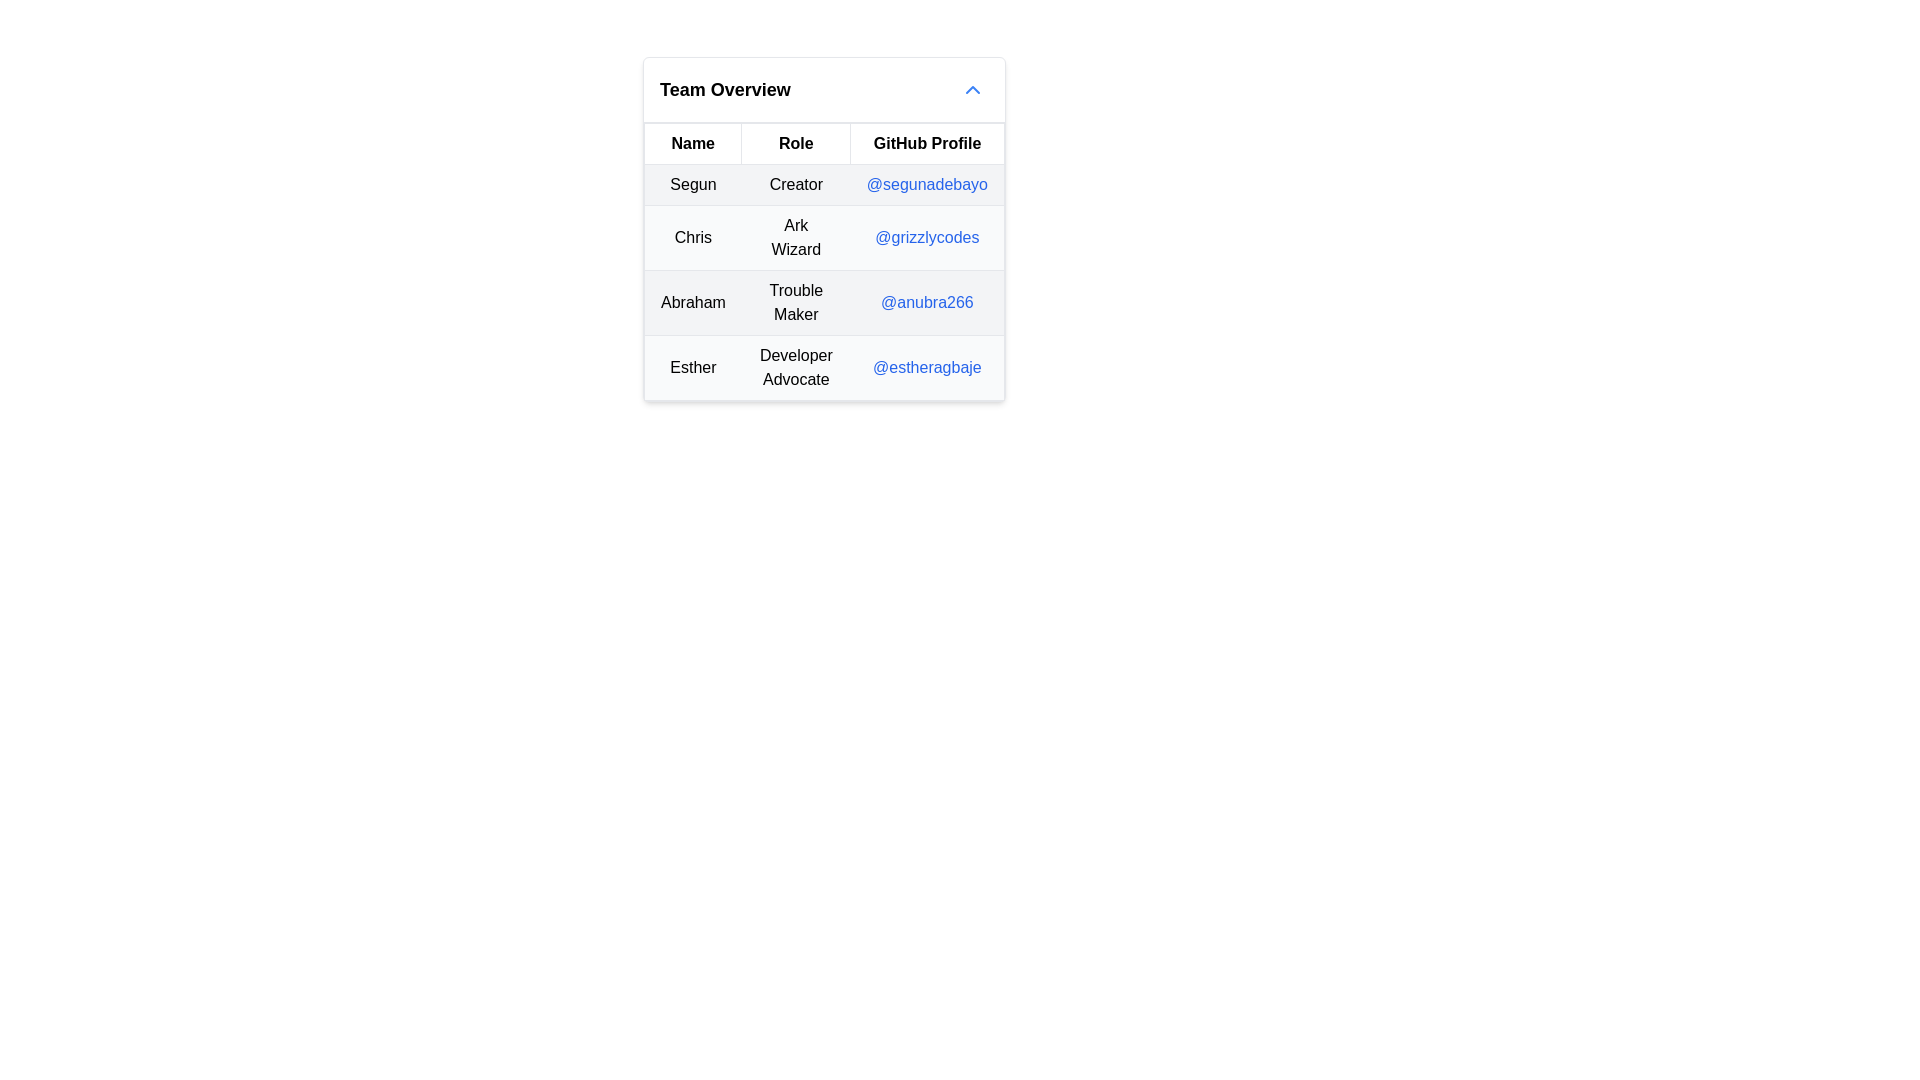  Describe the element at coordinates (693, 237) in the screenshot. I see `the static text label displaying the name of the team member 'Chris' located in the 'Name' column of the second row of the table, which is positioned to the left of 'Ark Wizard' and '@grizzlycodes.'` at that location.